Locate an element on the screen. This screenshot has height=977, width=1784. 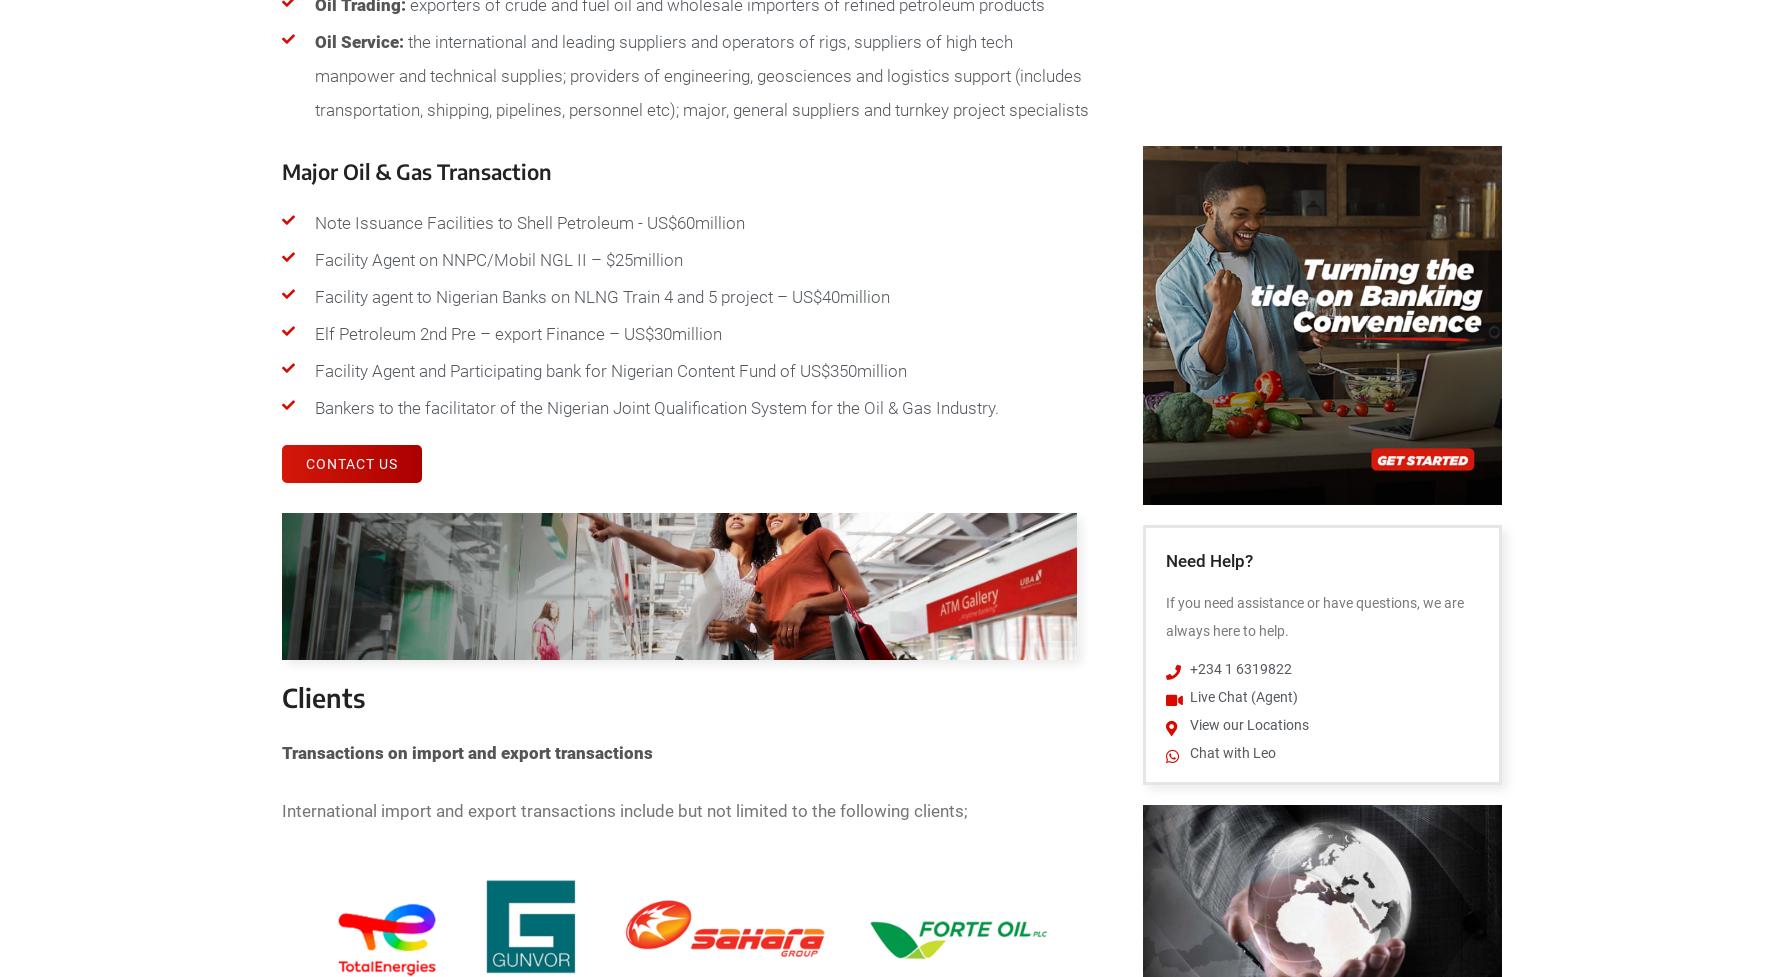
'Note Issuance Facilities to Shell Petroleum - US$60million' is located at coordinates (530, 221).